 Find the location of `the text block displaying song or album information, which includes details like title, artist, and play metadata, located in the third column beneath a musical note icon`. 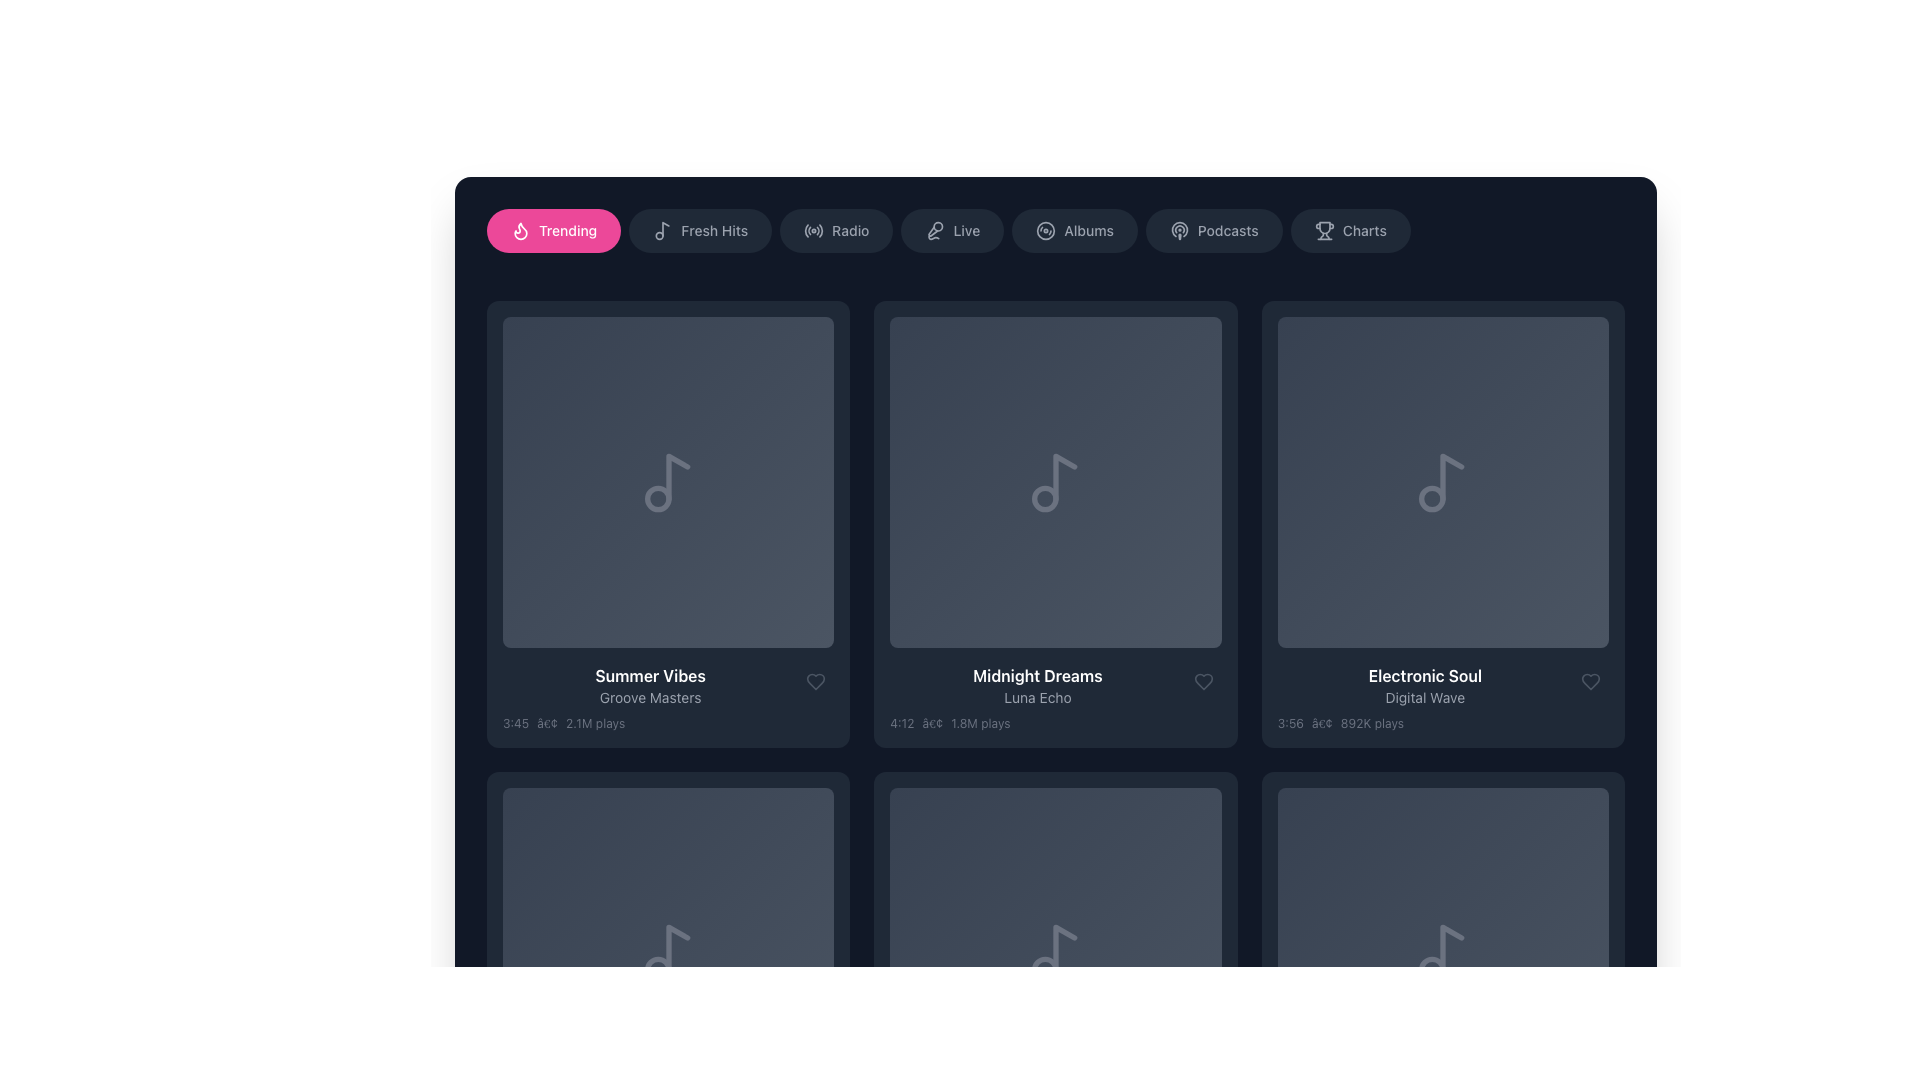

the text block displaying song or album information, which includes details like title, artist, and play metadata, located in the third column beneath a musical note icon is located at coordinates (1424, 697).